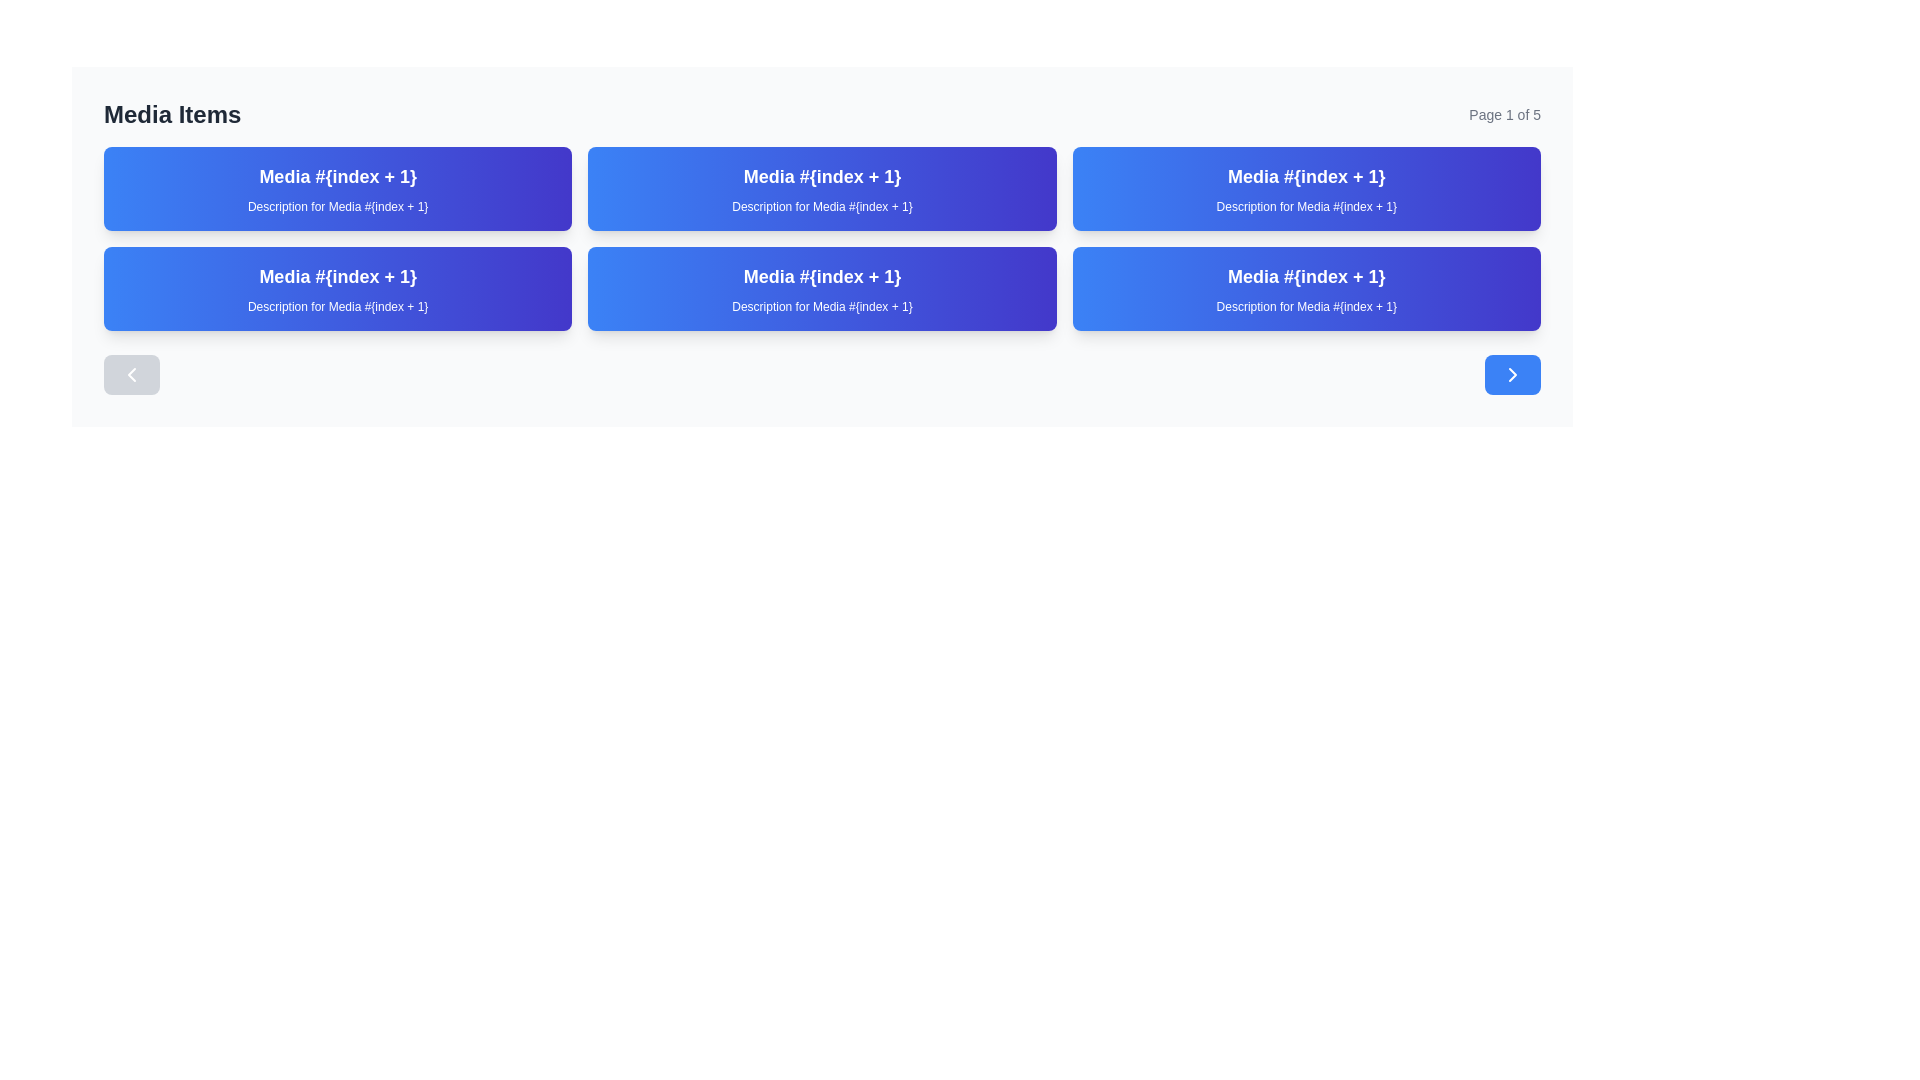  What do you see at coordinates (1306, 307) in the screenshot?
I see `the text label that displays 'Description for Media #{index + 1}', located in the bottom section of the rightmost card in the bottom row of a grid-like layout` at bounding box center [1306, 307].